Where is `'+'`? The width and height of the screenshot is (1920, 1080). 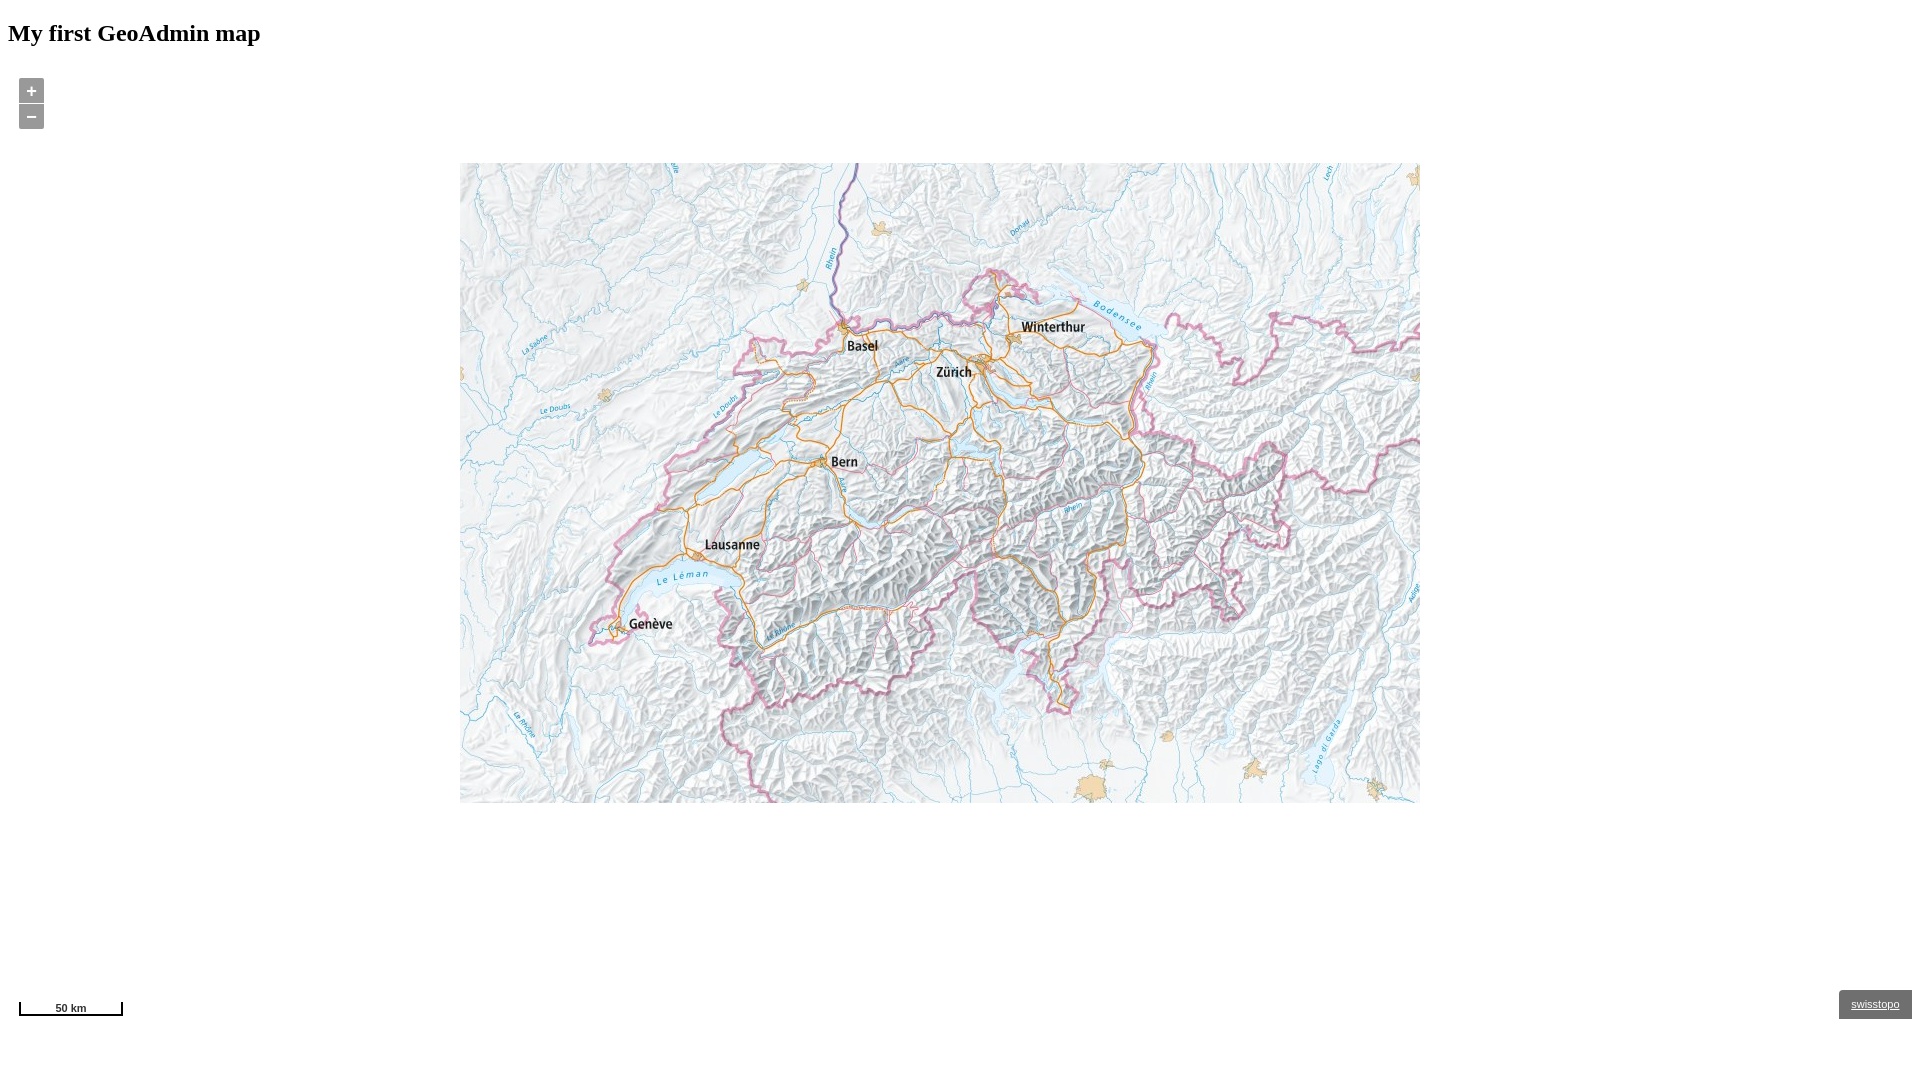 '+' is located at coordinates (31, 90).